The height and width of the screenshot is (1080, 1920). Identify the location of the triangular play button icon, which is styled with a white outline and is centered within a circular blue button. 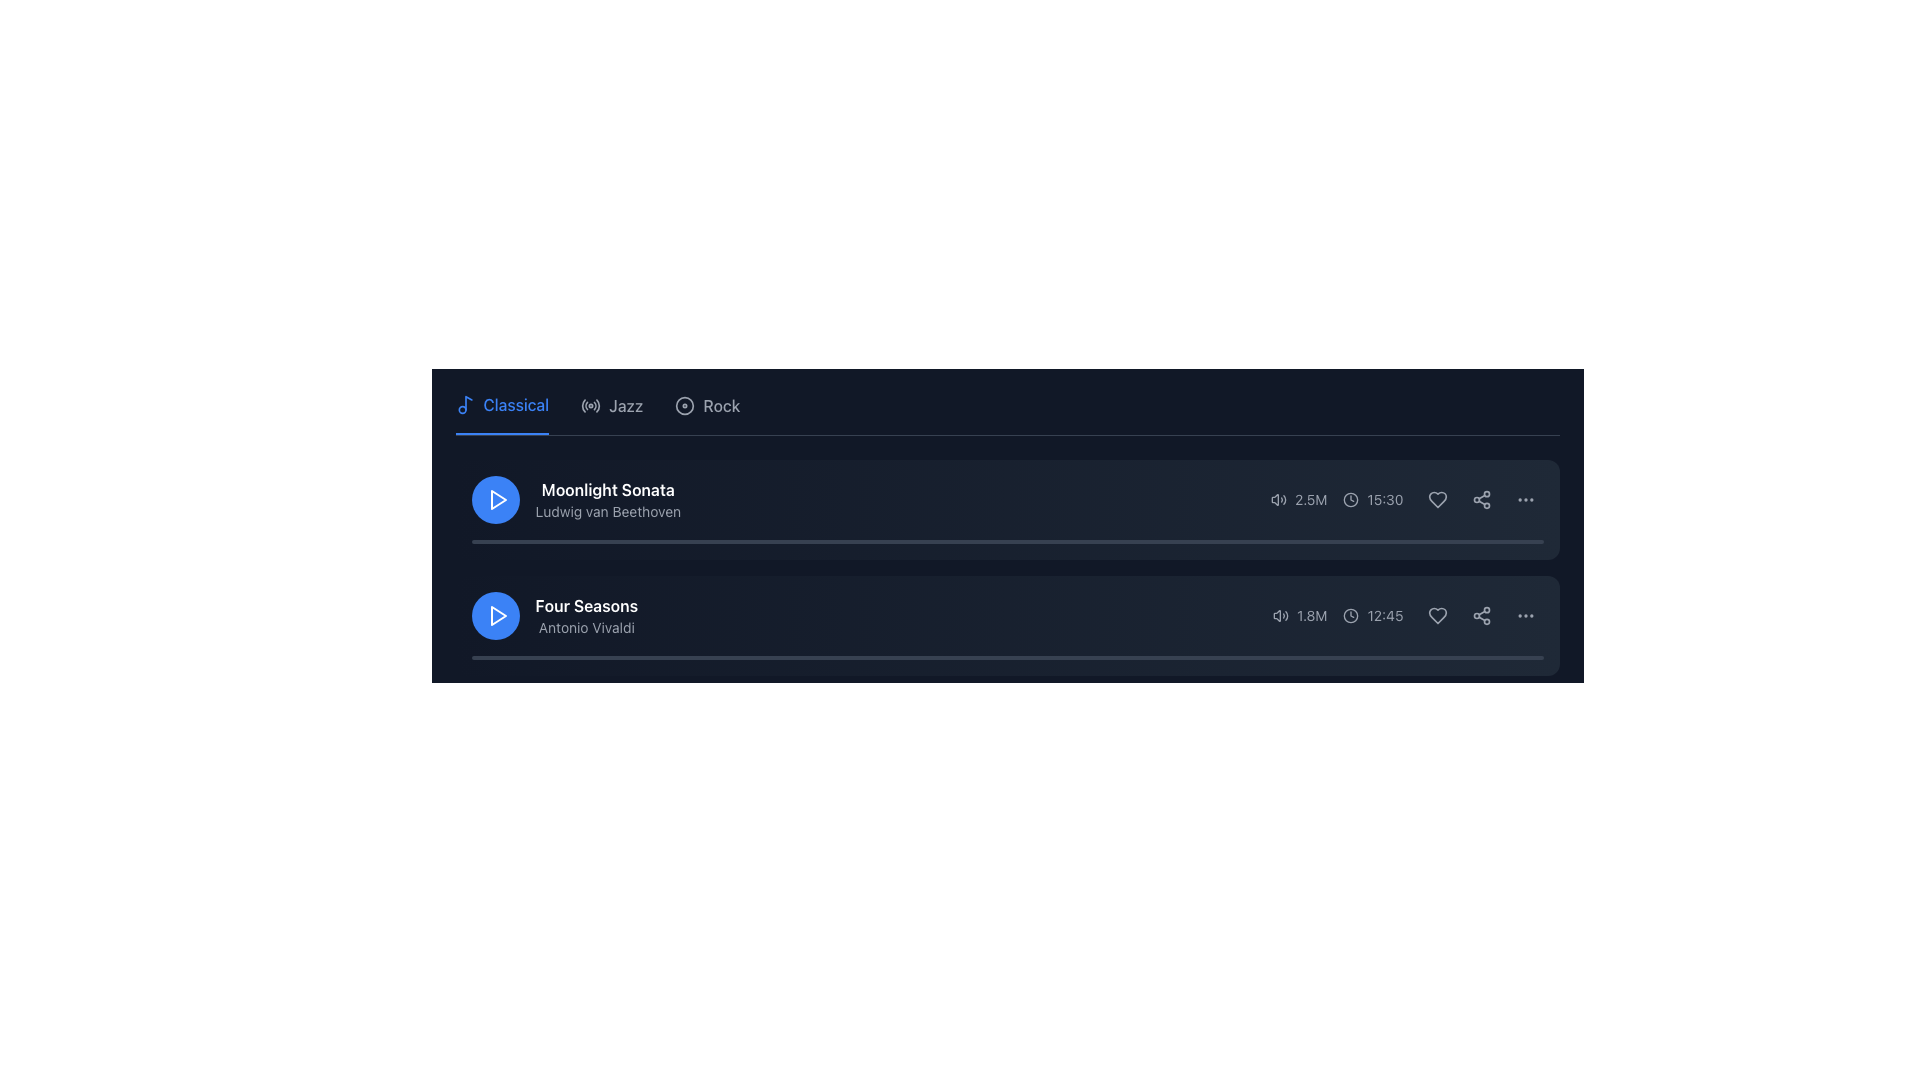
(497, 615).